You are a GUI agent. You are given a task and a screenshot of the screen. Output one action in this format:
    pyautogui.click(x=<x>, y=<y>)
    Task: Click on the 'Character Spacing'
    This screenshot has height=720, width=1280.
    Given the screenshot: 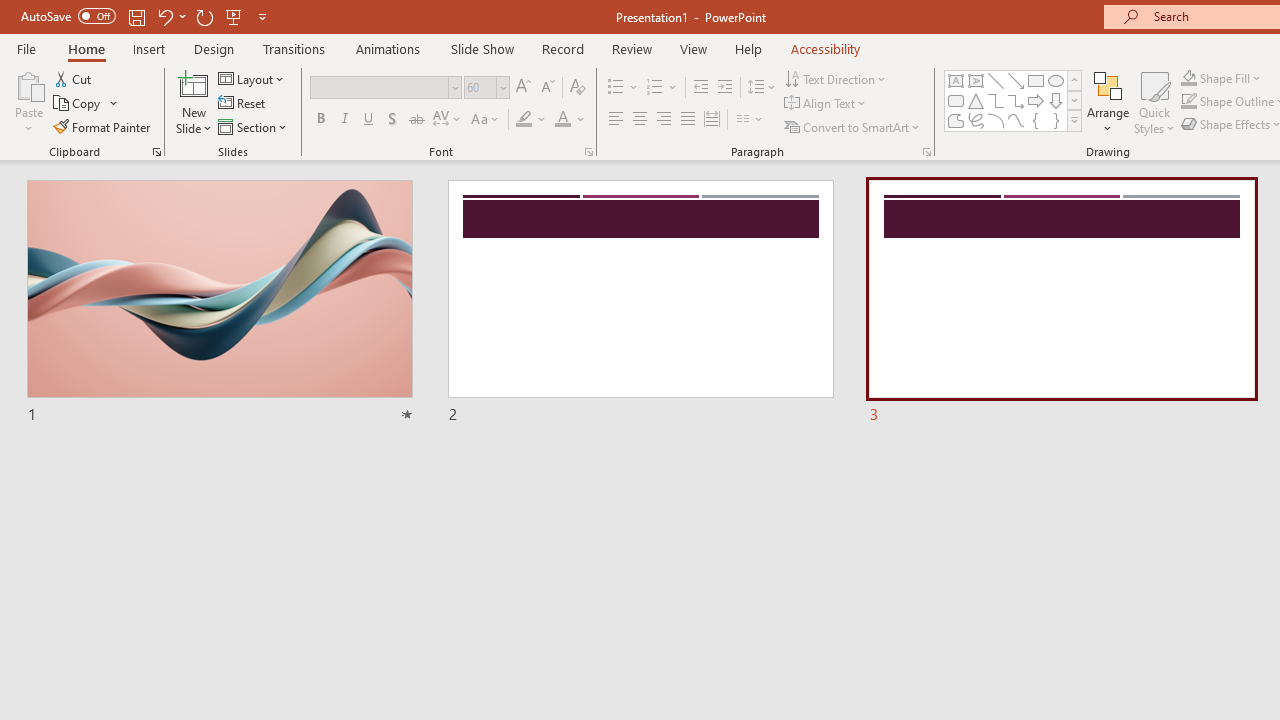 What is the action you would take?
    pyautogui.click(x=447, y=119)
    